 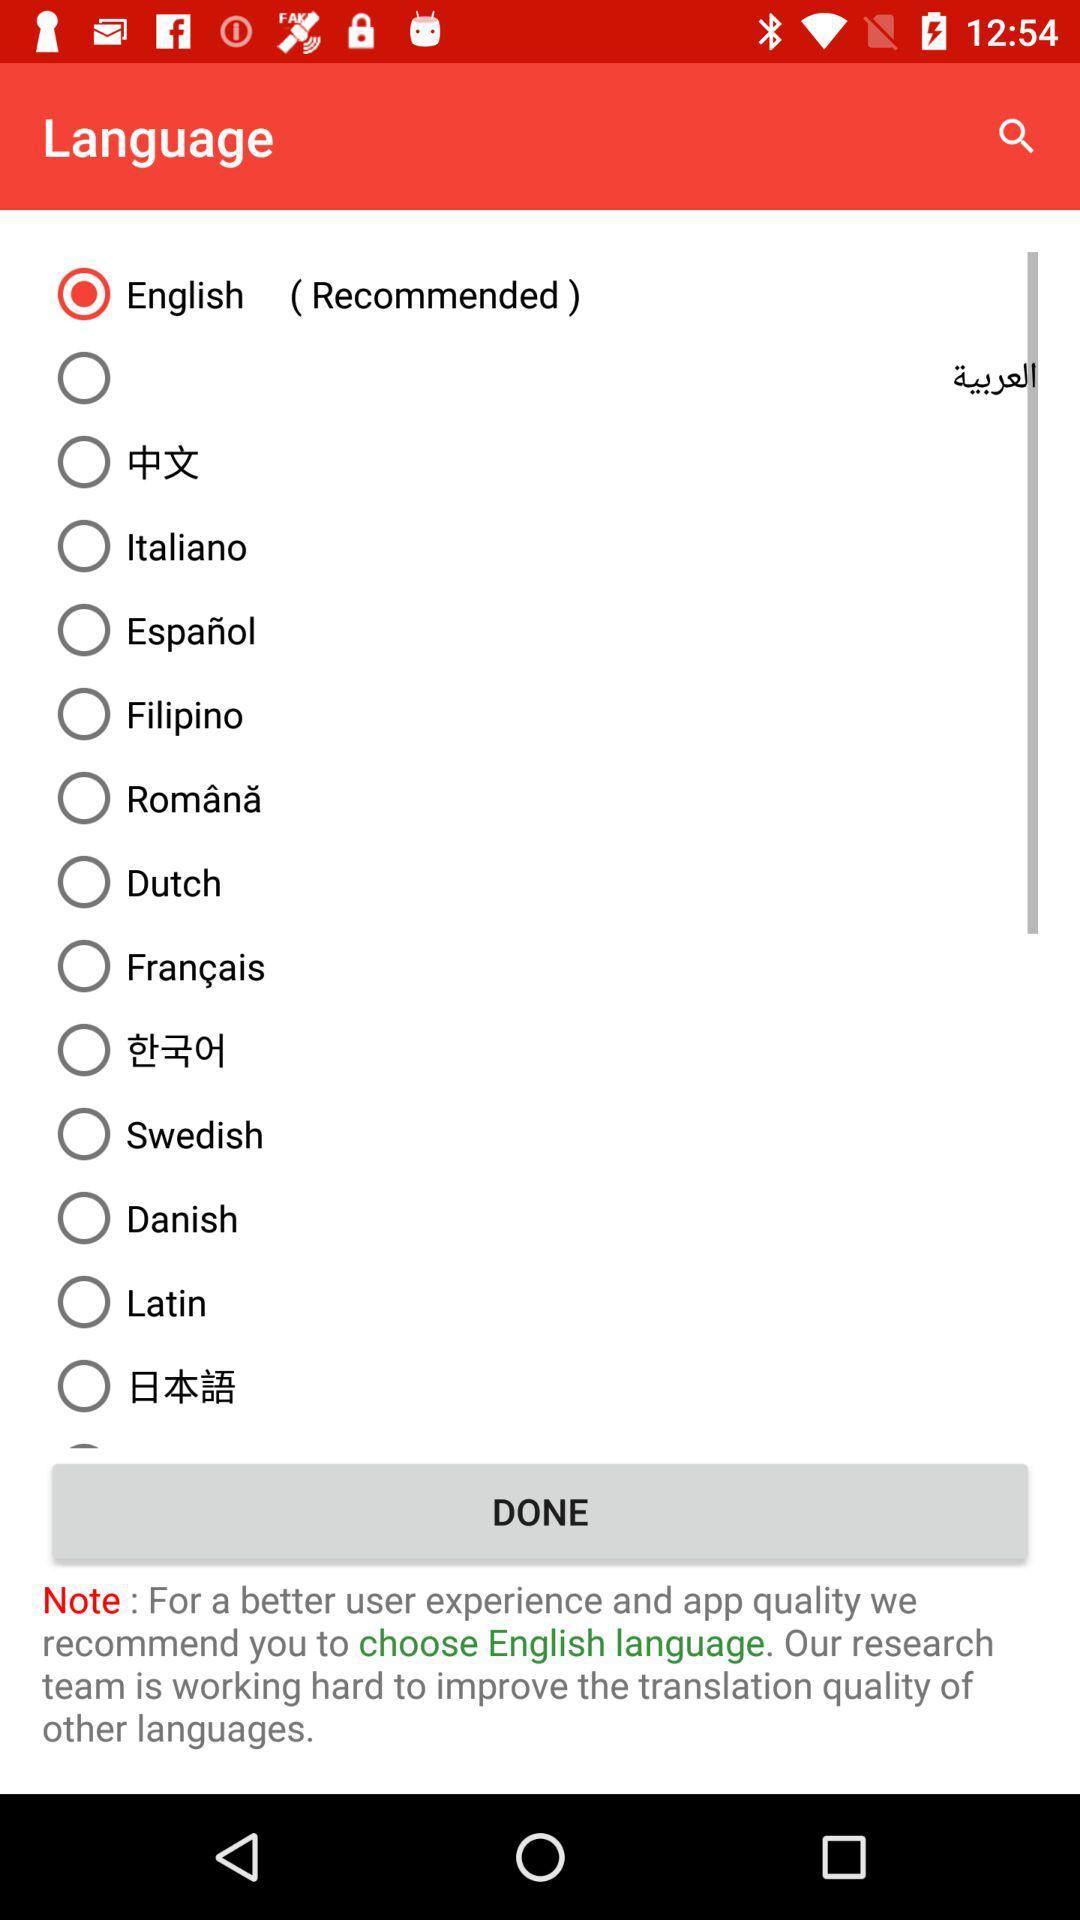 What do you see at coordinates (540, 378) in the screenshot?
I see `icon below english     ( recommended )` at bounding box center [540, 378].